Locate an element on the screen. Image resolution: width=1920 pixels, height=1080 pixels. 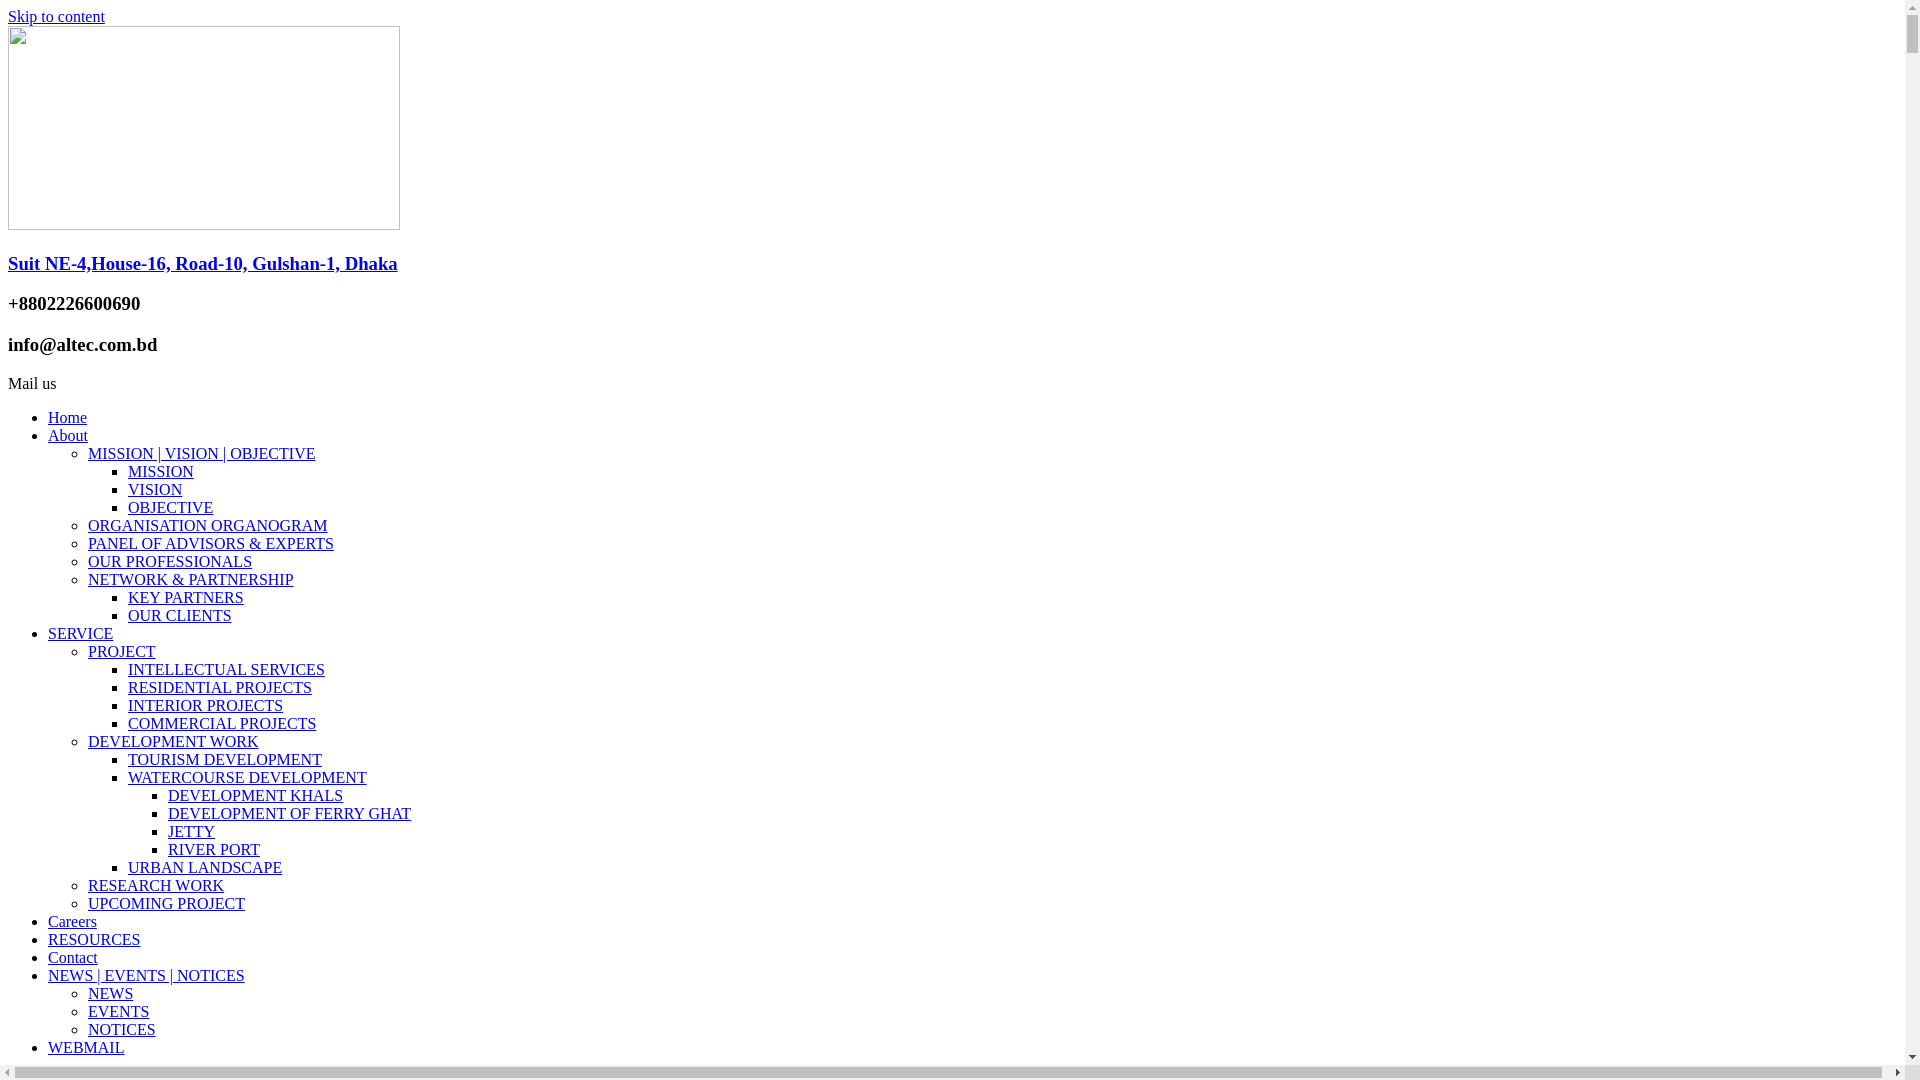
'RESIDENTIAL PROJECTS' is located at coordinates (127, 686).